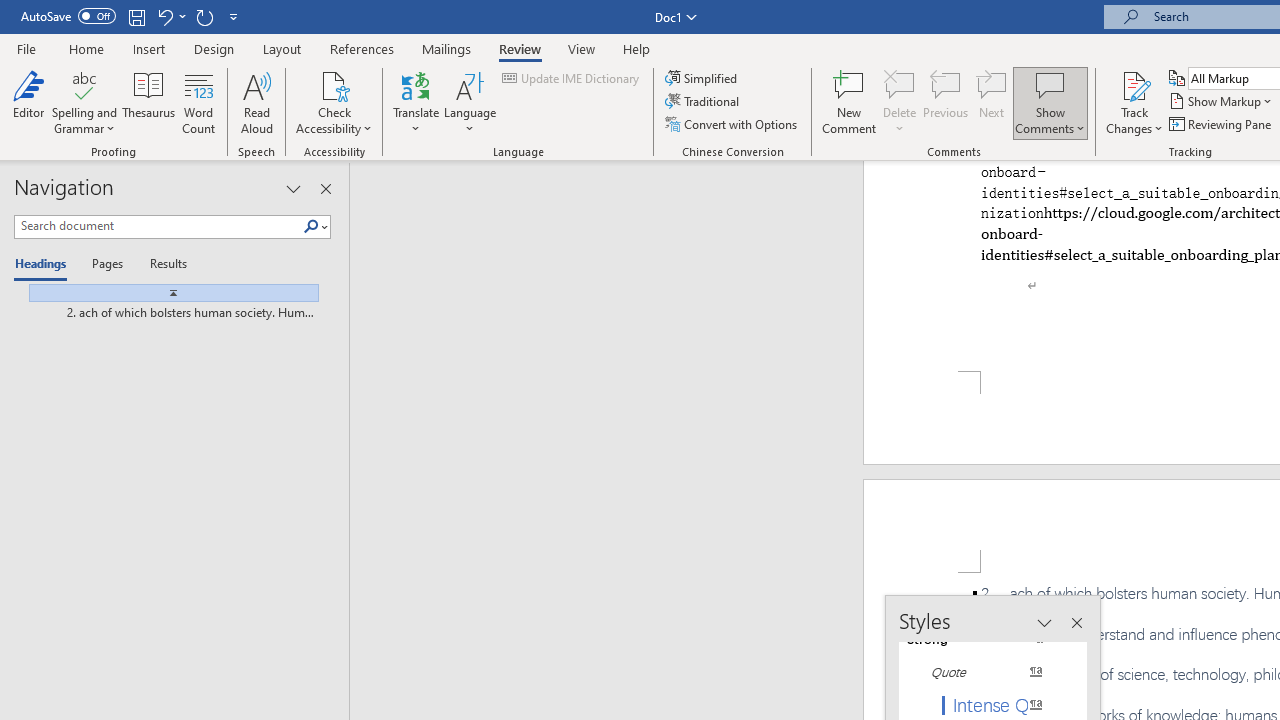  What do you see at coordinates (469, 103) in the screenshot?
I see `'Language'` at bounding box center [469, 103].